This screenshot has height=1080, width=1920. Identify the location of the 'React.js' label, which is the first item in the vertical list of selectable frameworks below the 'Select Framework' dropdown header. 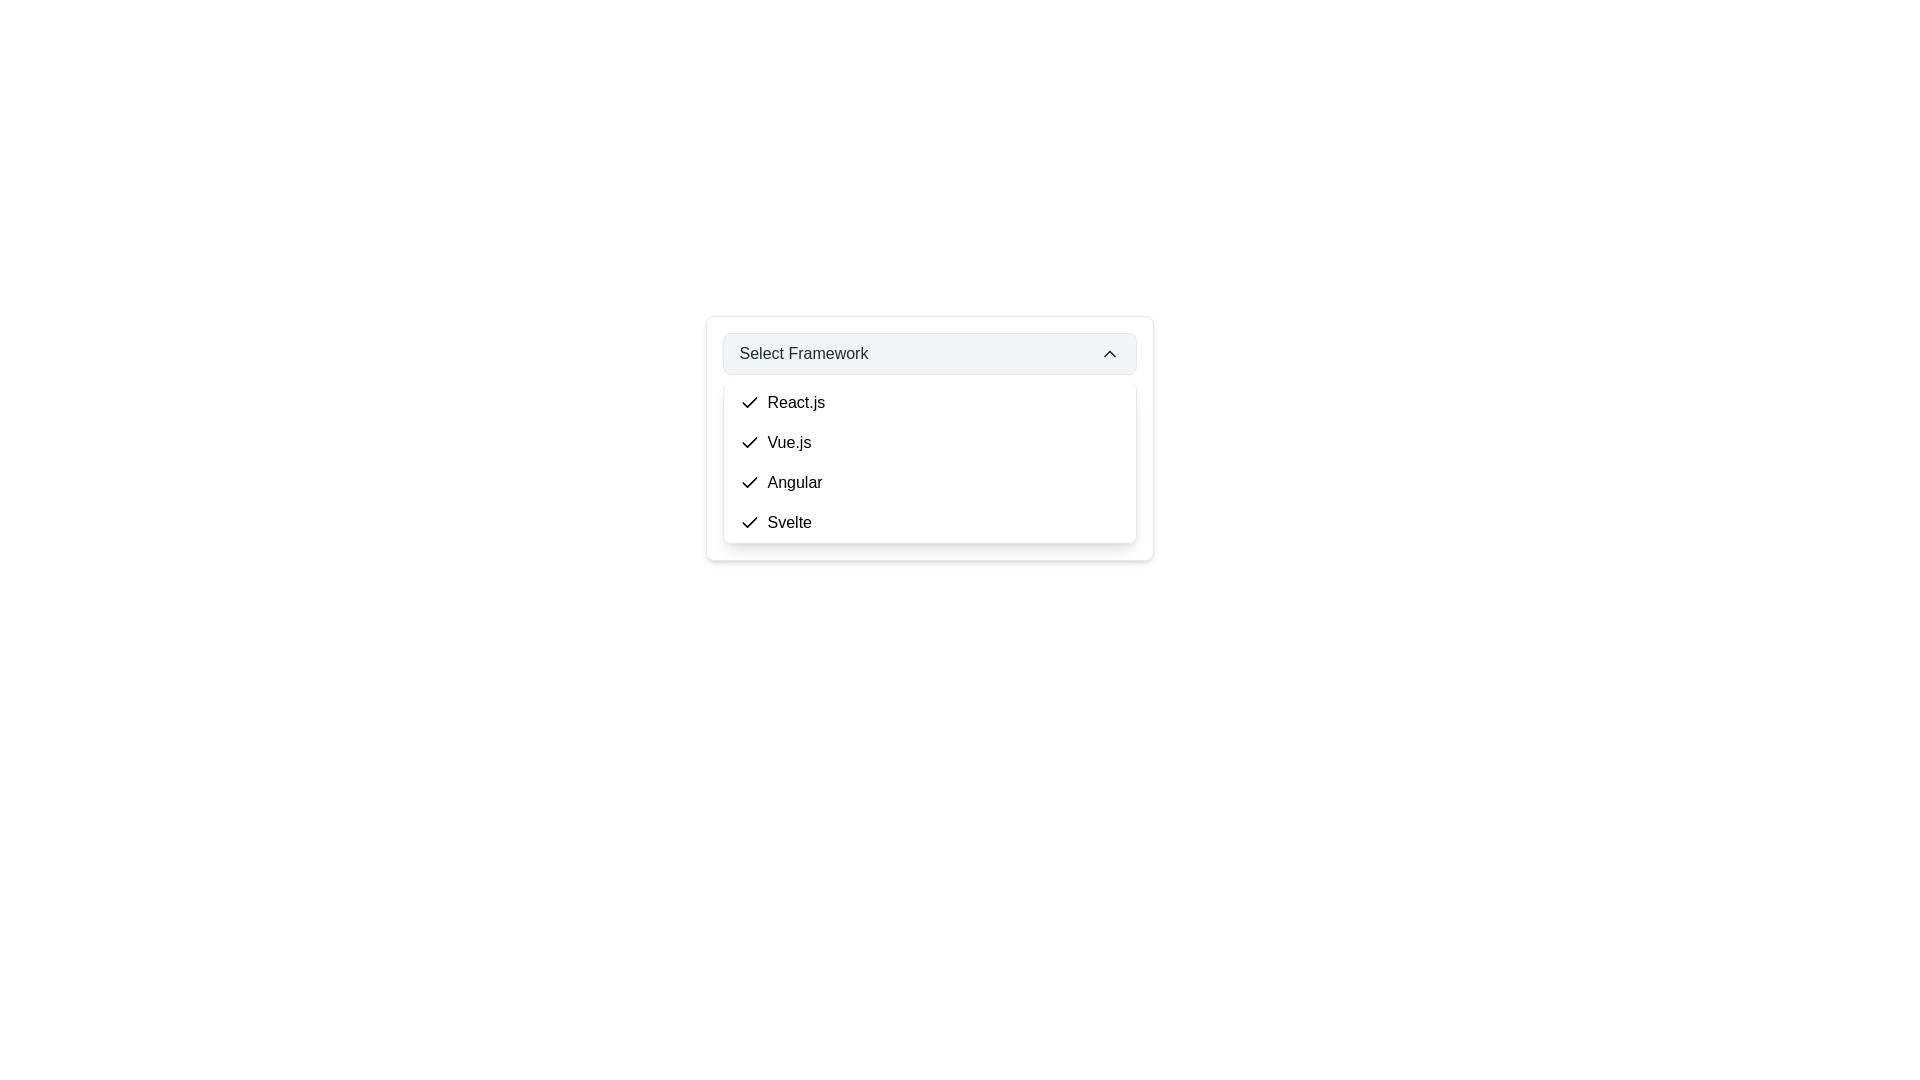
(795, 402).